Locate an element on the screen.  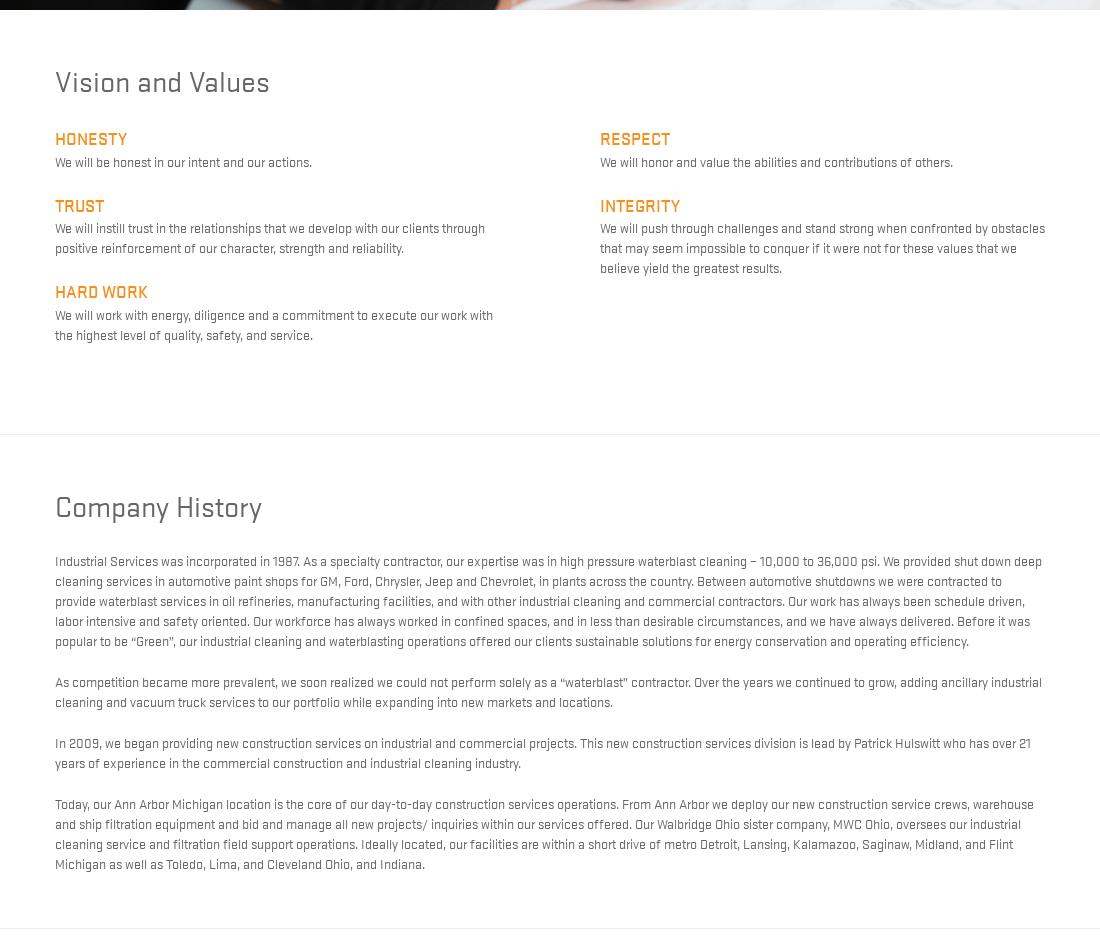
'As competition became more prevalent, we soon realized we could not perform solely as a “waterblast” contractor. Over the years we continued to grow, adding ancillary industrial cleaning and vacuum truck services to our portfolio while expanding into new markets and locations.' is located at coordinates (548, 689).